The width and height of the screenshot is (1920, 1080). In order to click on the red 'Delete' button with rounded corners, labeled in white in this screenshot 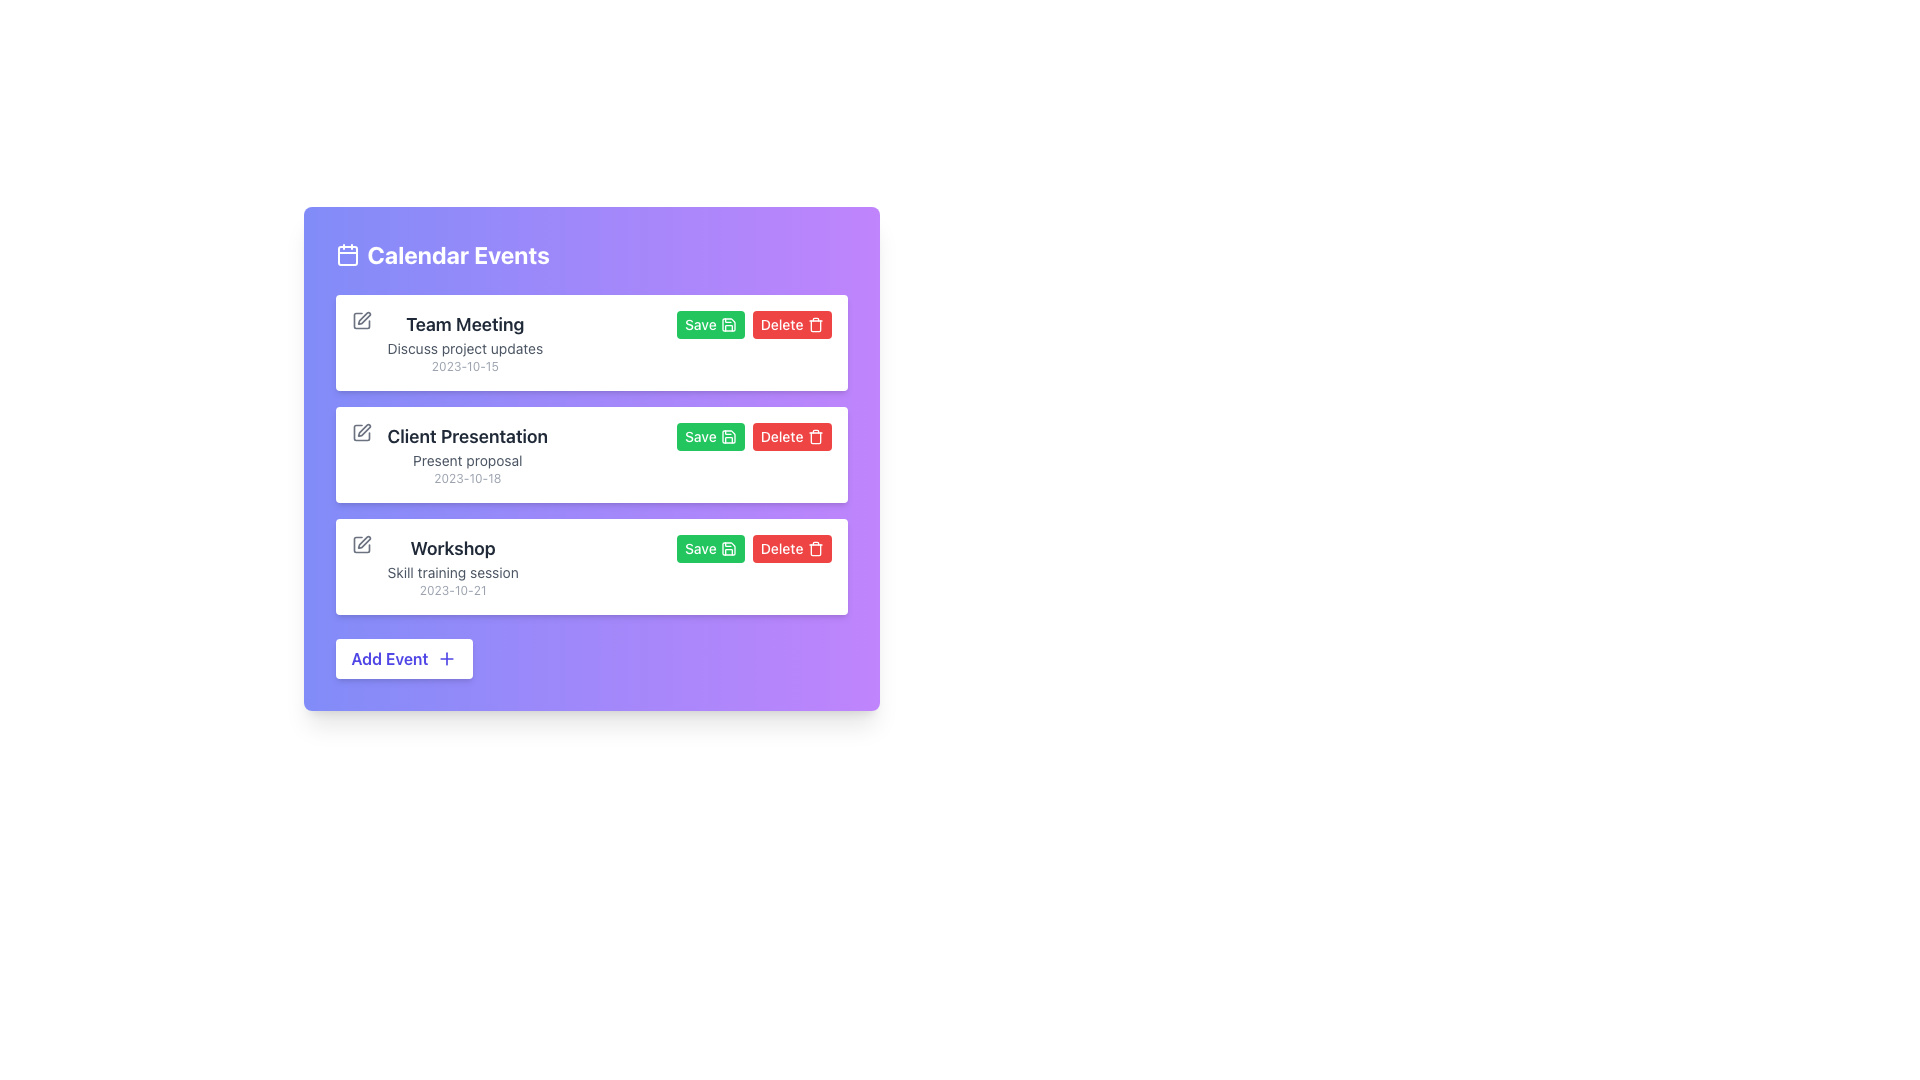, I will do `click(791, 323)`.